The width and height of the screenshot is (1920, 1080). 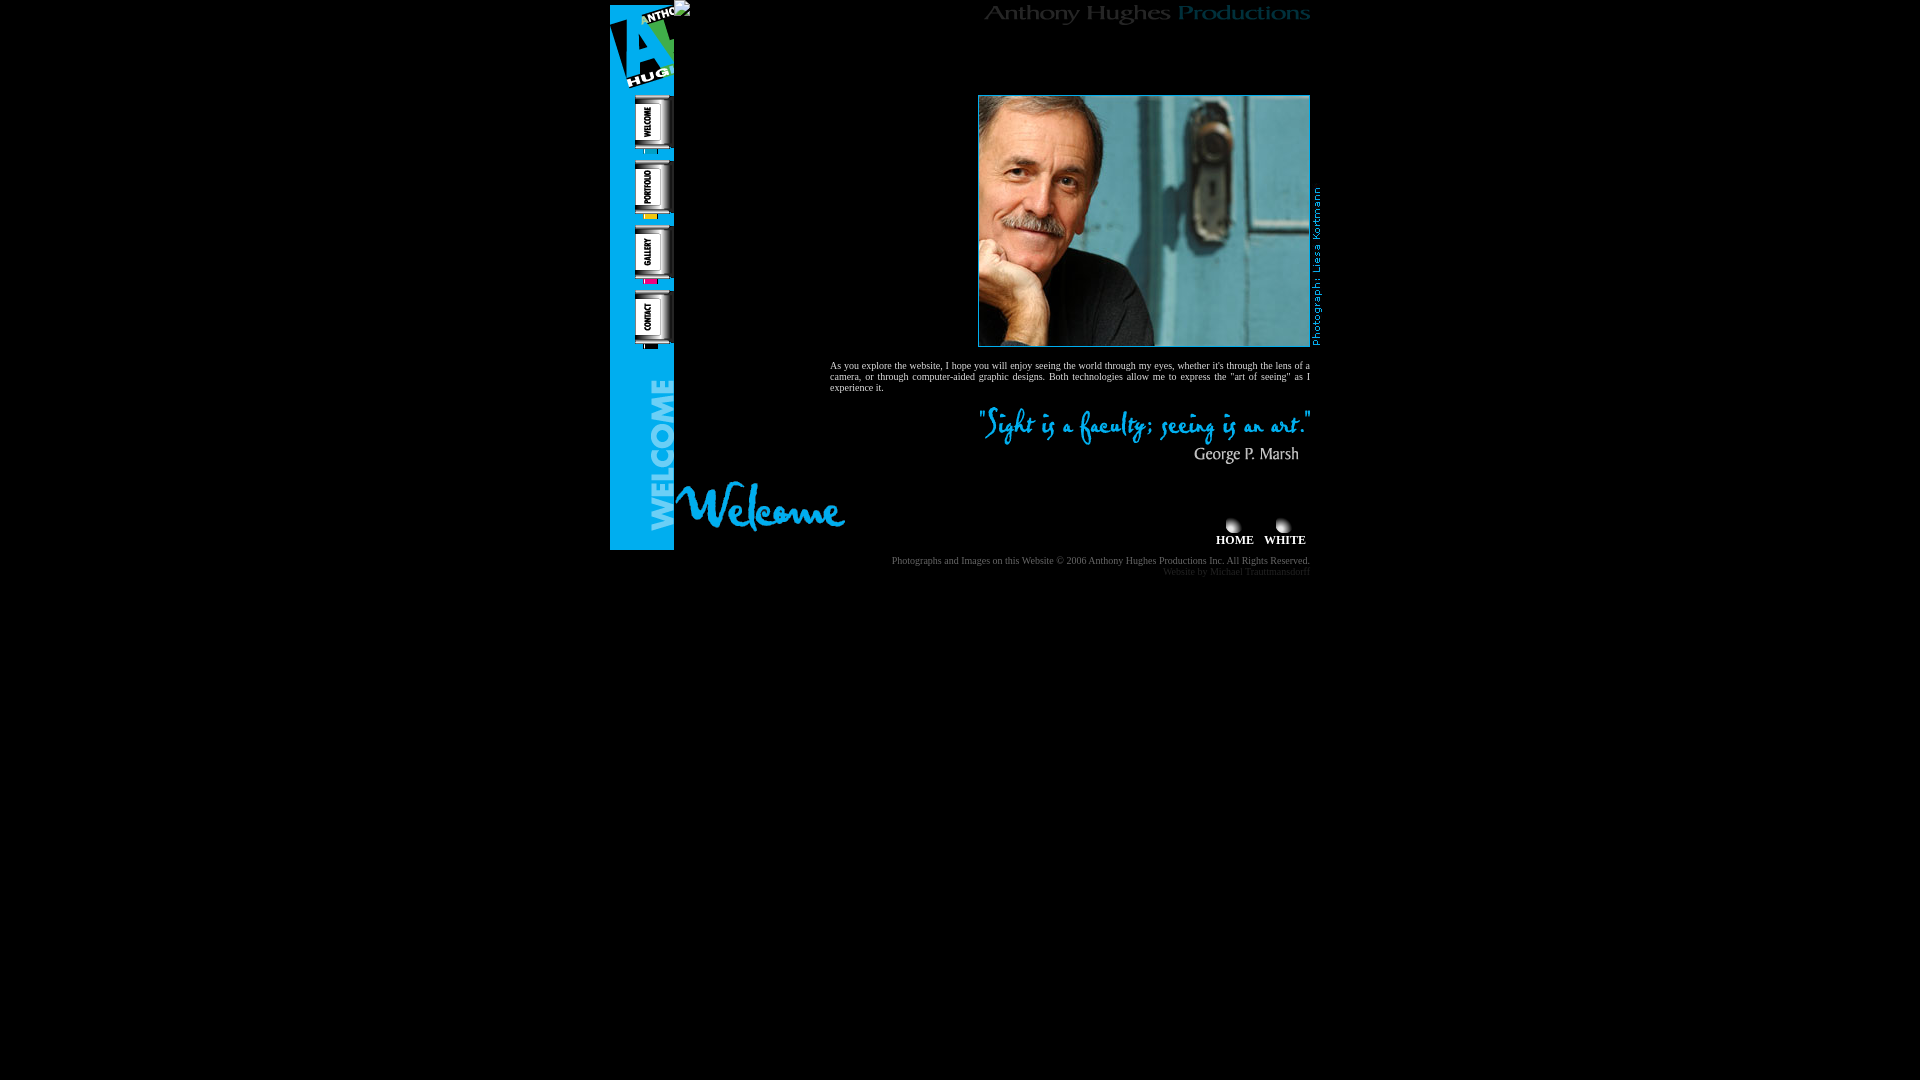 What do you see at coordinates (1285, 533) in the screenshot?
I see `'WHITE'` at bounding box center [1285, 533].